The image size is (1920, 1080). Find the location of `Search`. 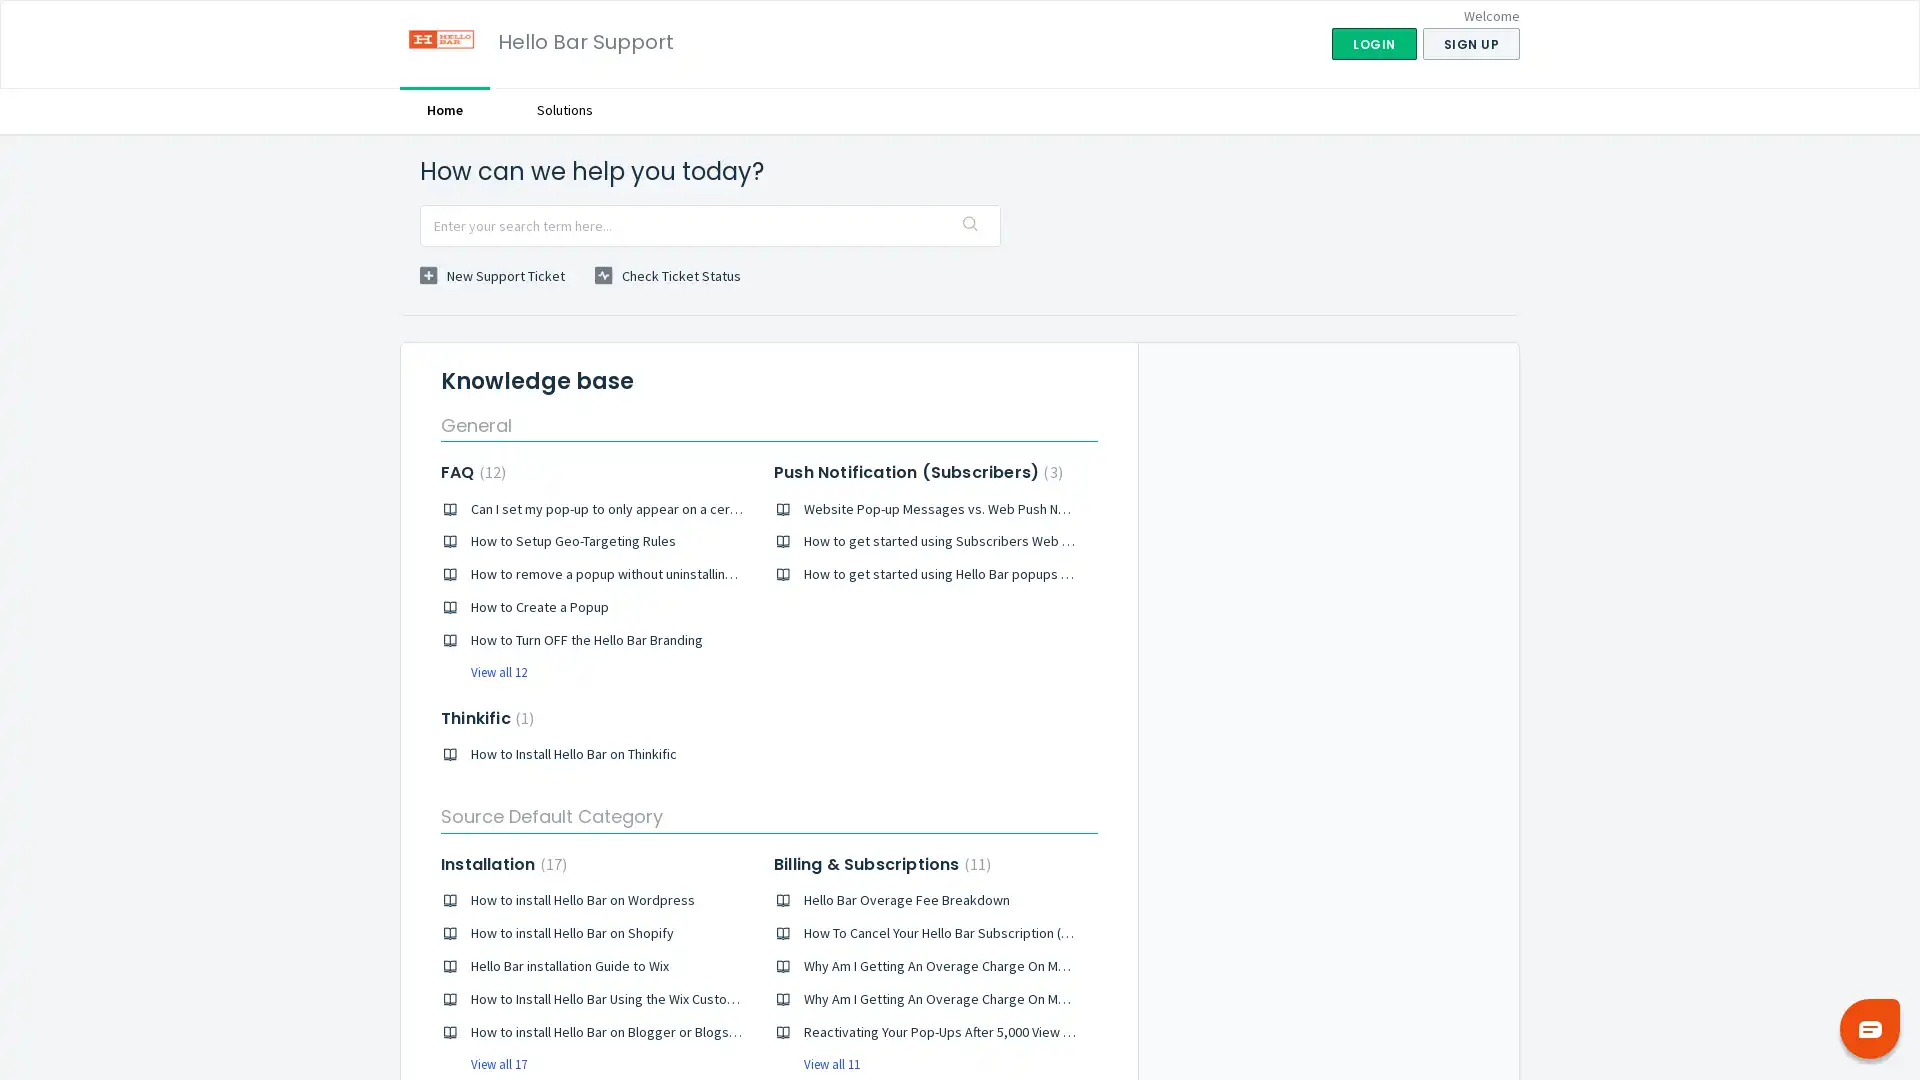

Search is located at coordinates (969, 225).